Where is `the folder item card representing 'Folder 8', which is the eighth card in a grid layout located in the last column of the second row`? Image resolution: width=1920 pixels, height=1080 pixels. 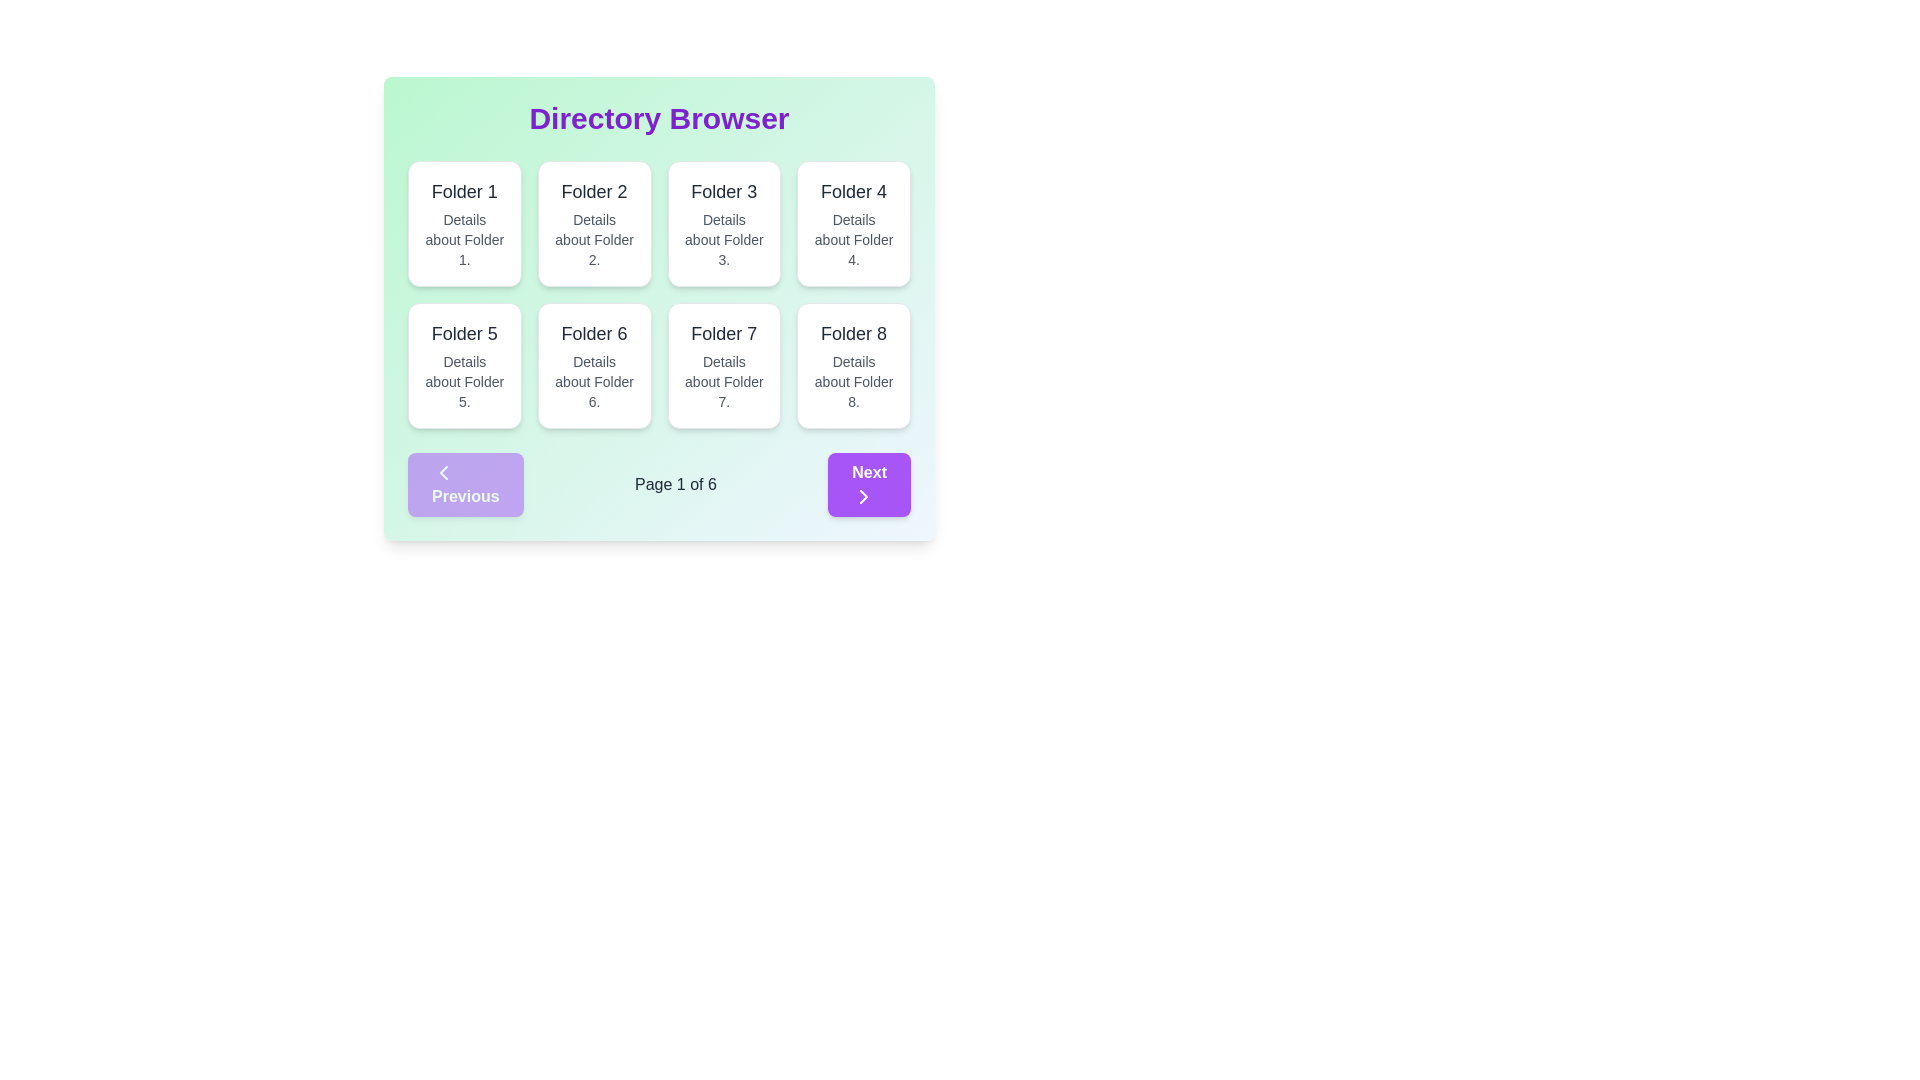
the folder item card representing 'Folder 8', which is the eighth card in a grid layout located in the last column of the second row is located at coordinates (854, 366).